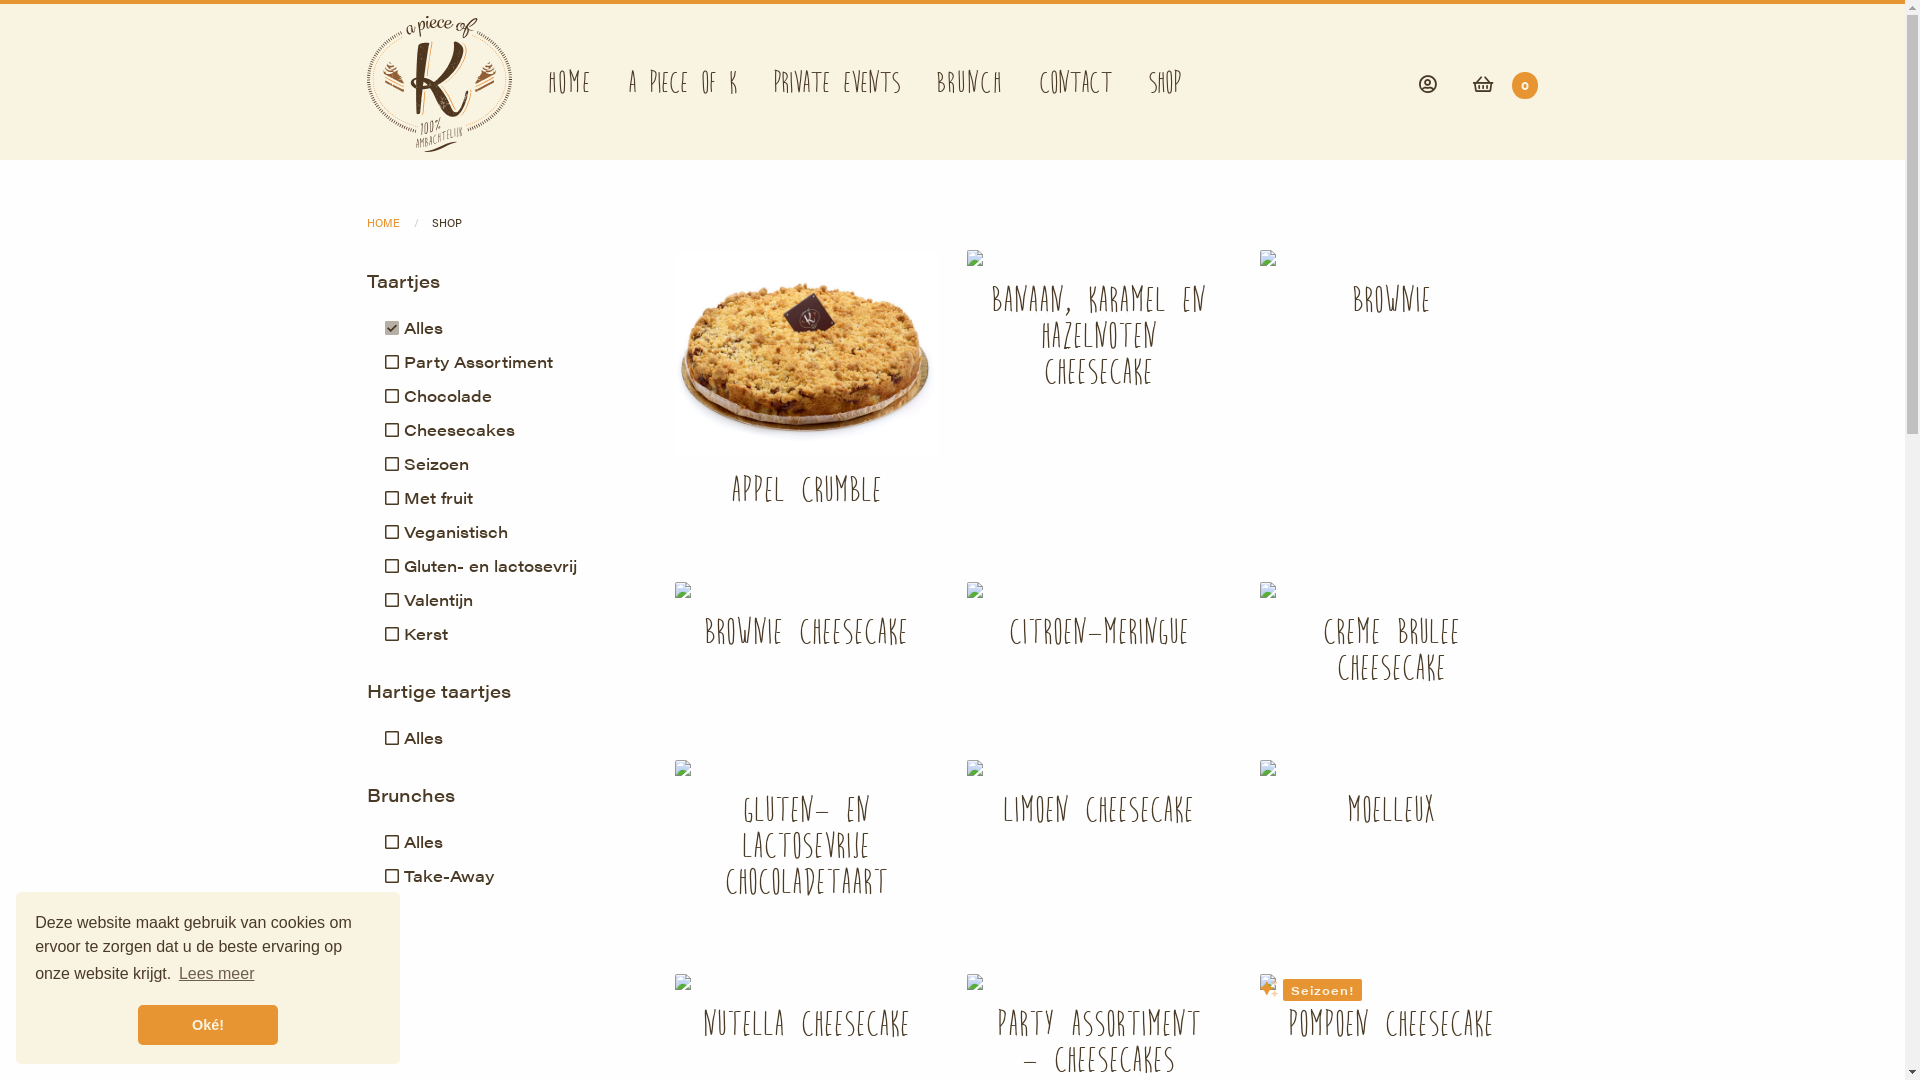  What do you see at coordinates (366, 566) in the screenshot?
I see `'Gluten- en lactosevrij'` at bounding box center [366, 566].